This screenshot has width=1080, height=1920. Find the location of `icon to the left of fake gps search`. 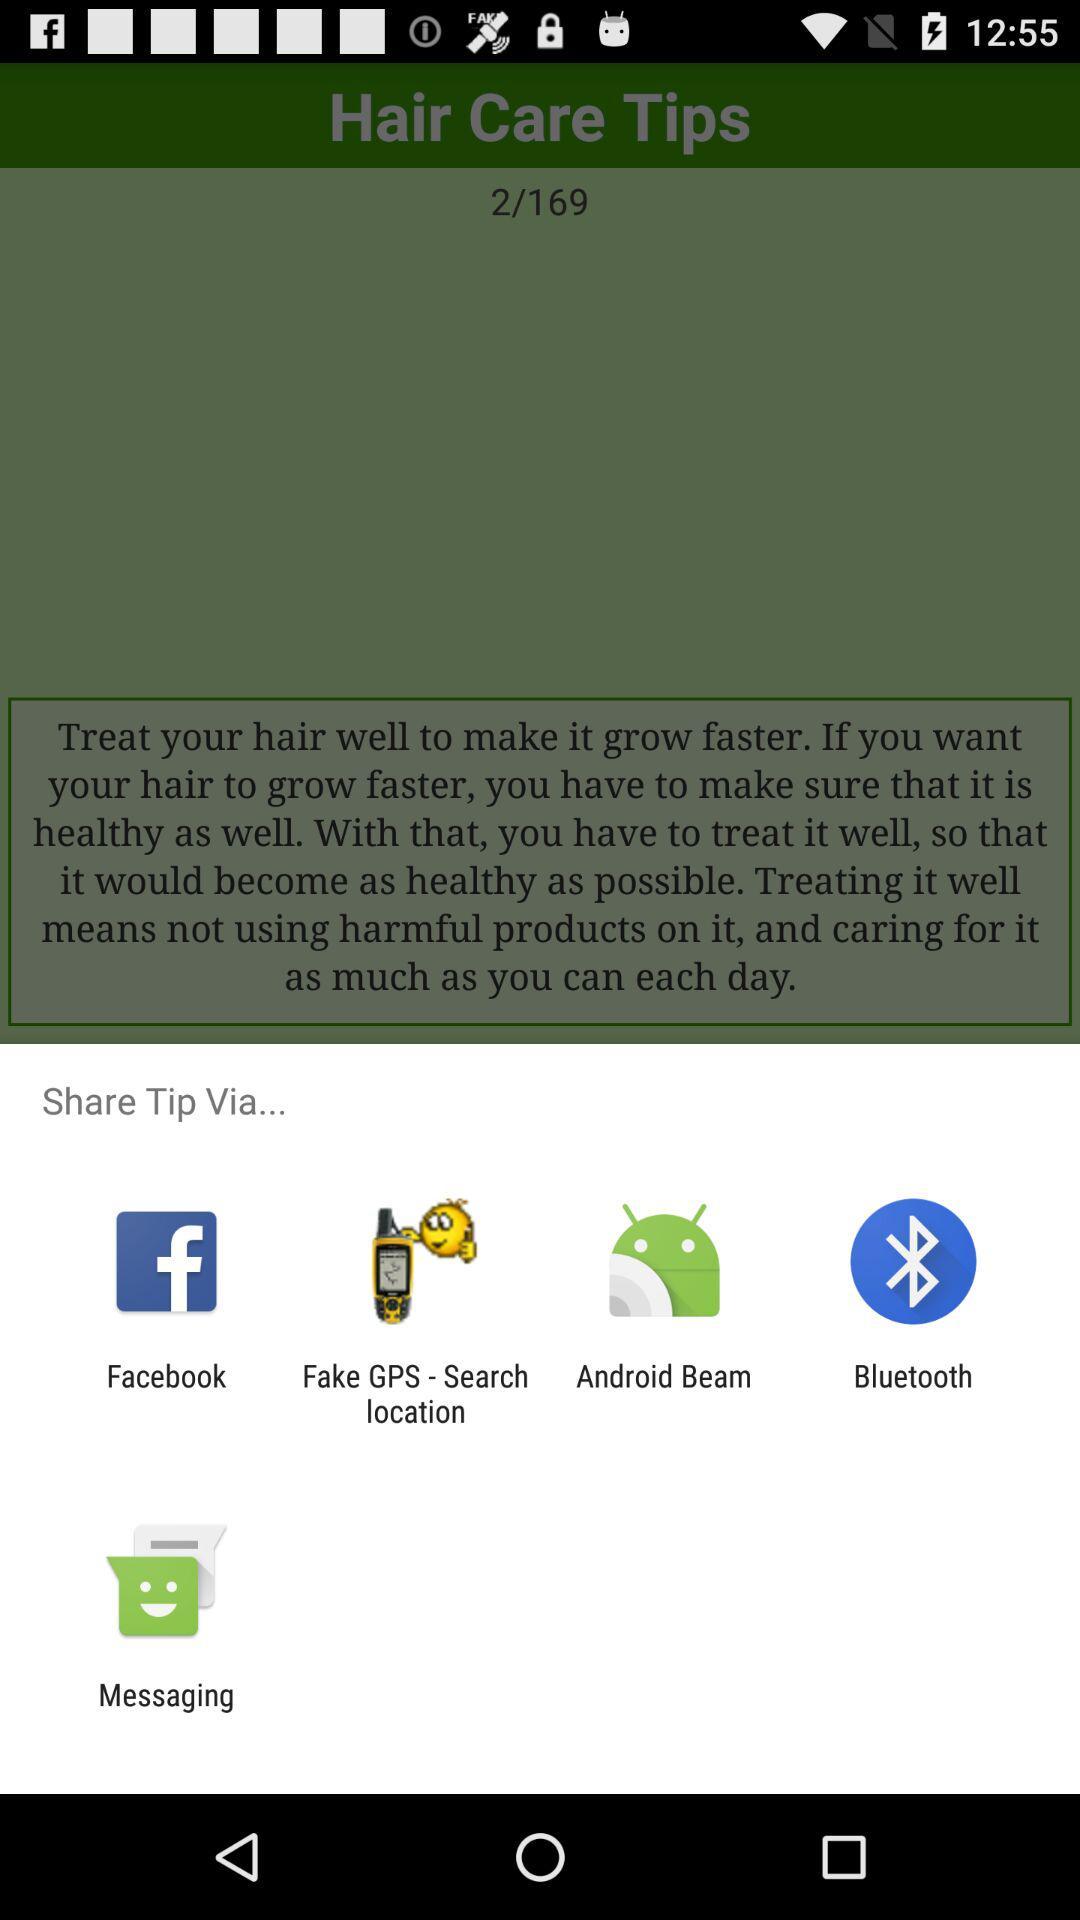

icon to the left of fake gps search is located at coordinates (165, 1392).